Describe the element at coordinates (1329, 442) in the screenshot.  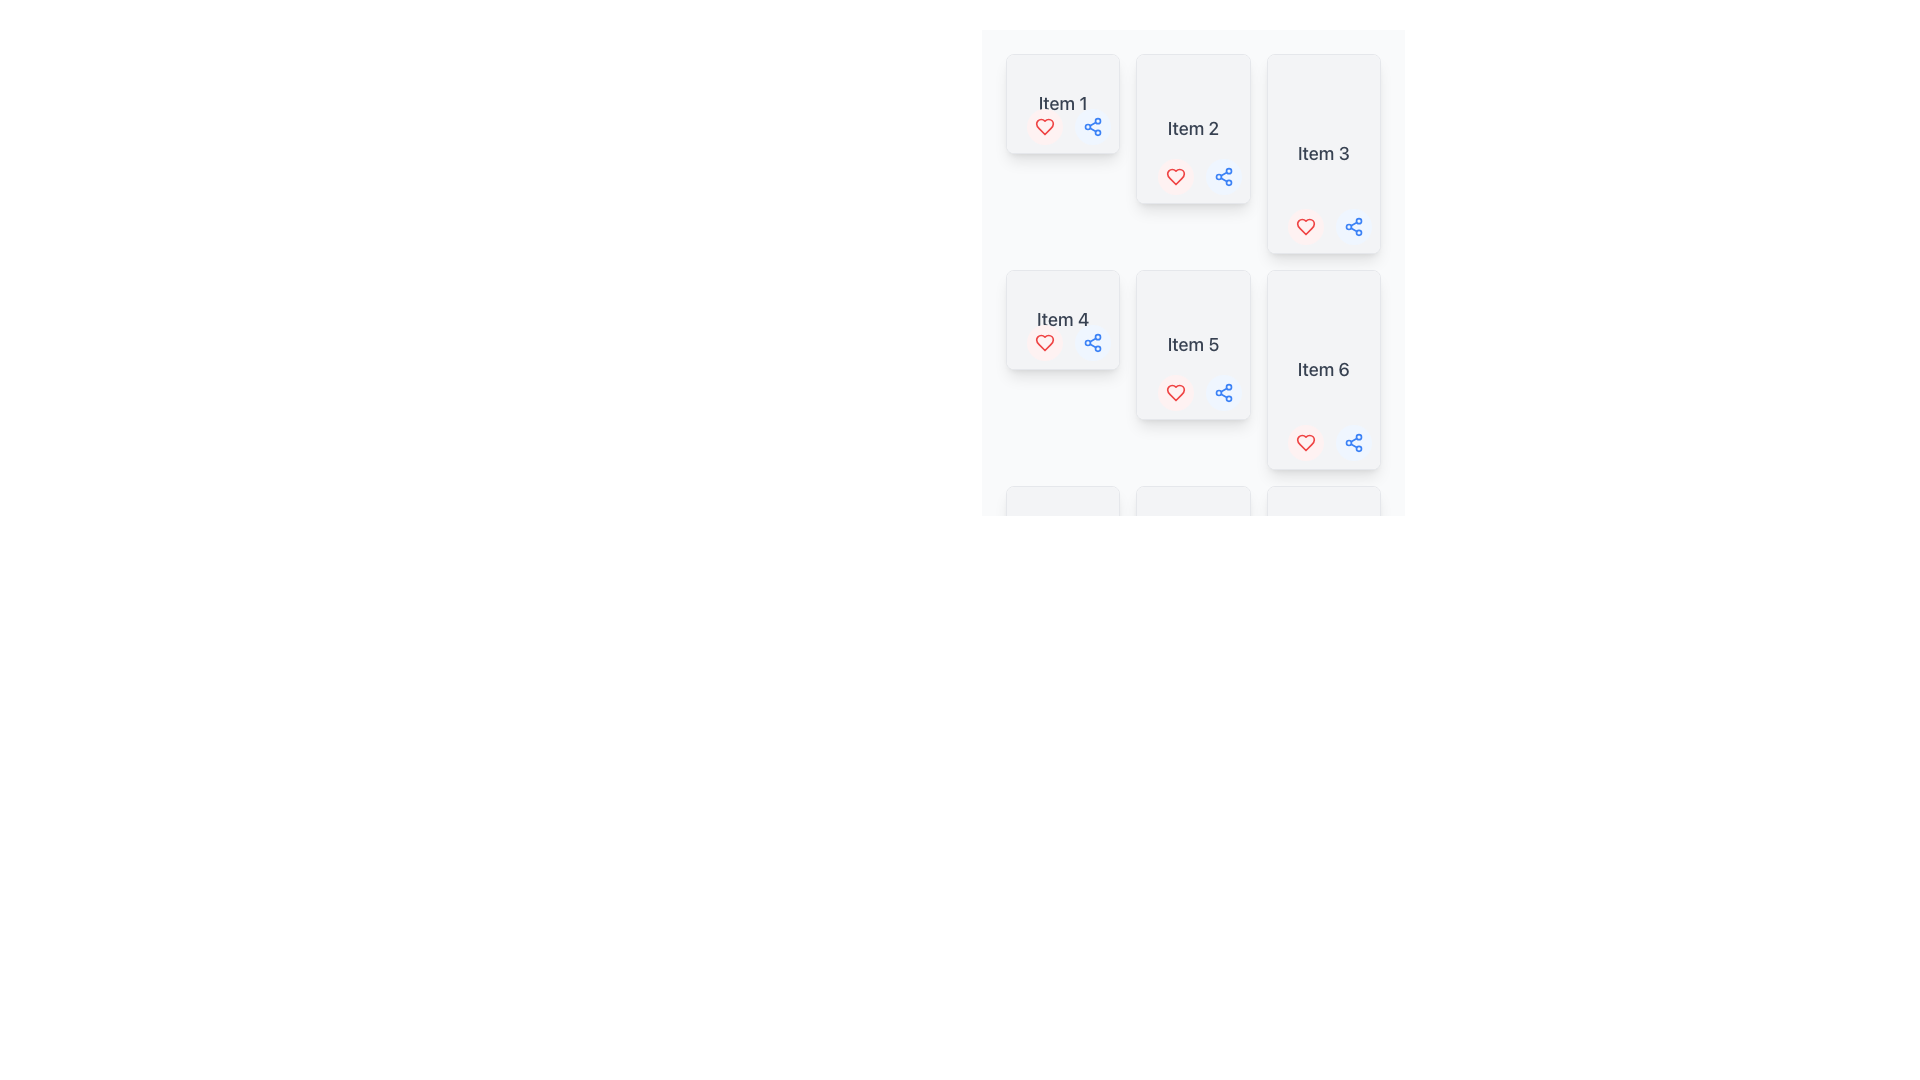
I see `the interactive control group containing buttons for 'like', 'favorite', and 'share' located in the bottom-right corner of 'Item 6'` at that location.